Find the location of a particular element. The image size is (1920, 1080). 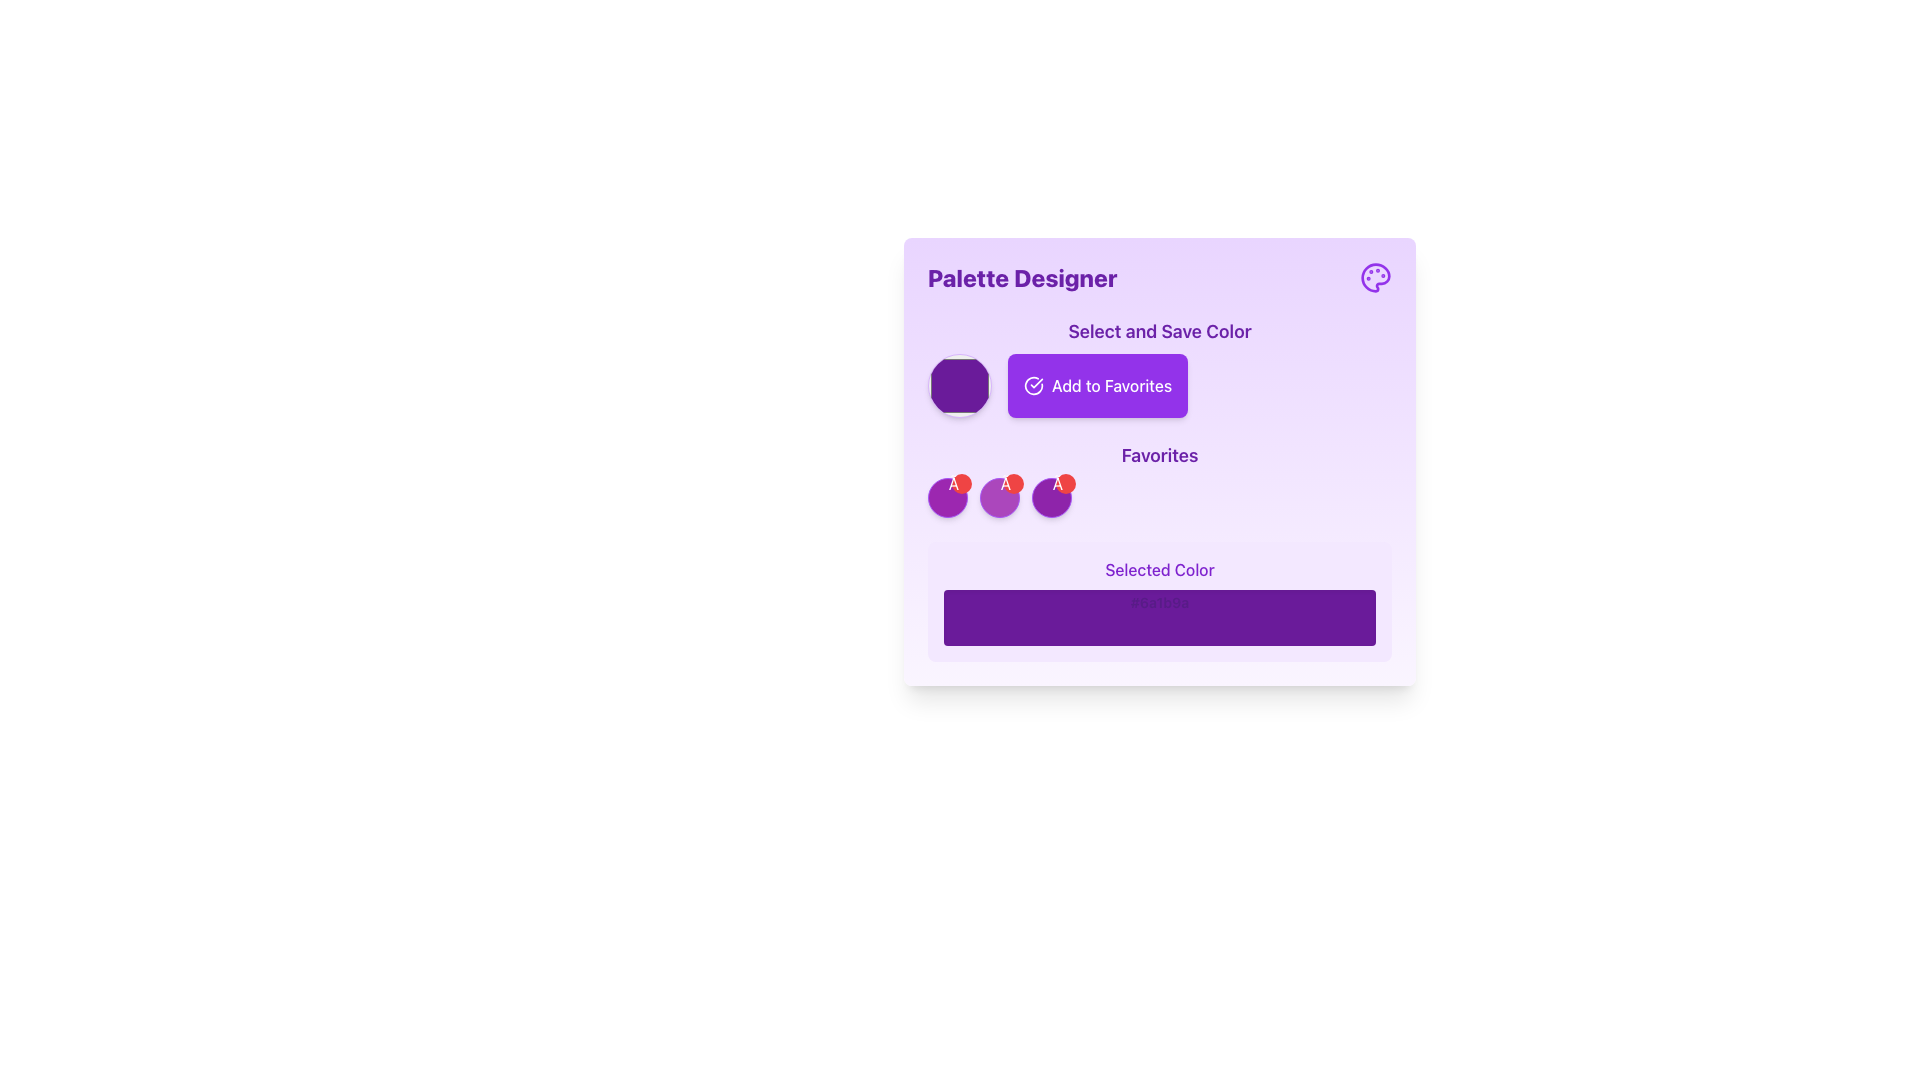

the circular button with a red overlay and white 'A' in the Favorites section is located at coordinates (999, 496).